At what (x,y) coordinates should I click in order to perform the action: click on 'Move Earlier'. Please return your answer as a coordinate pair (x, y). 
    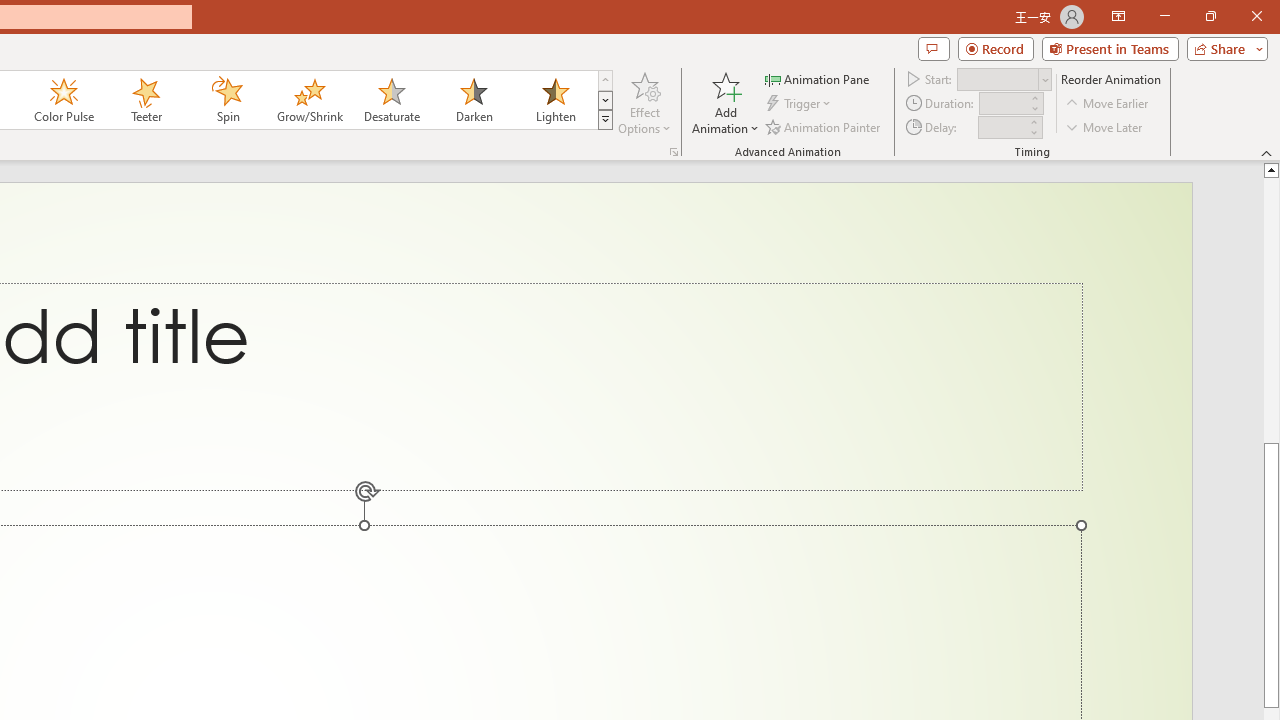
    Looking at the image, I should click on (1106, 103).